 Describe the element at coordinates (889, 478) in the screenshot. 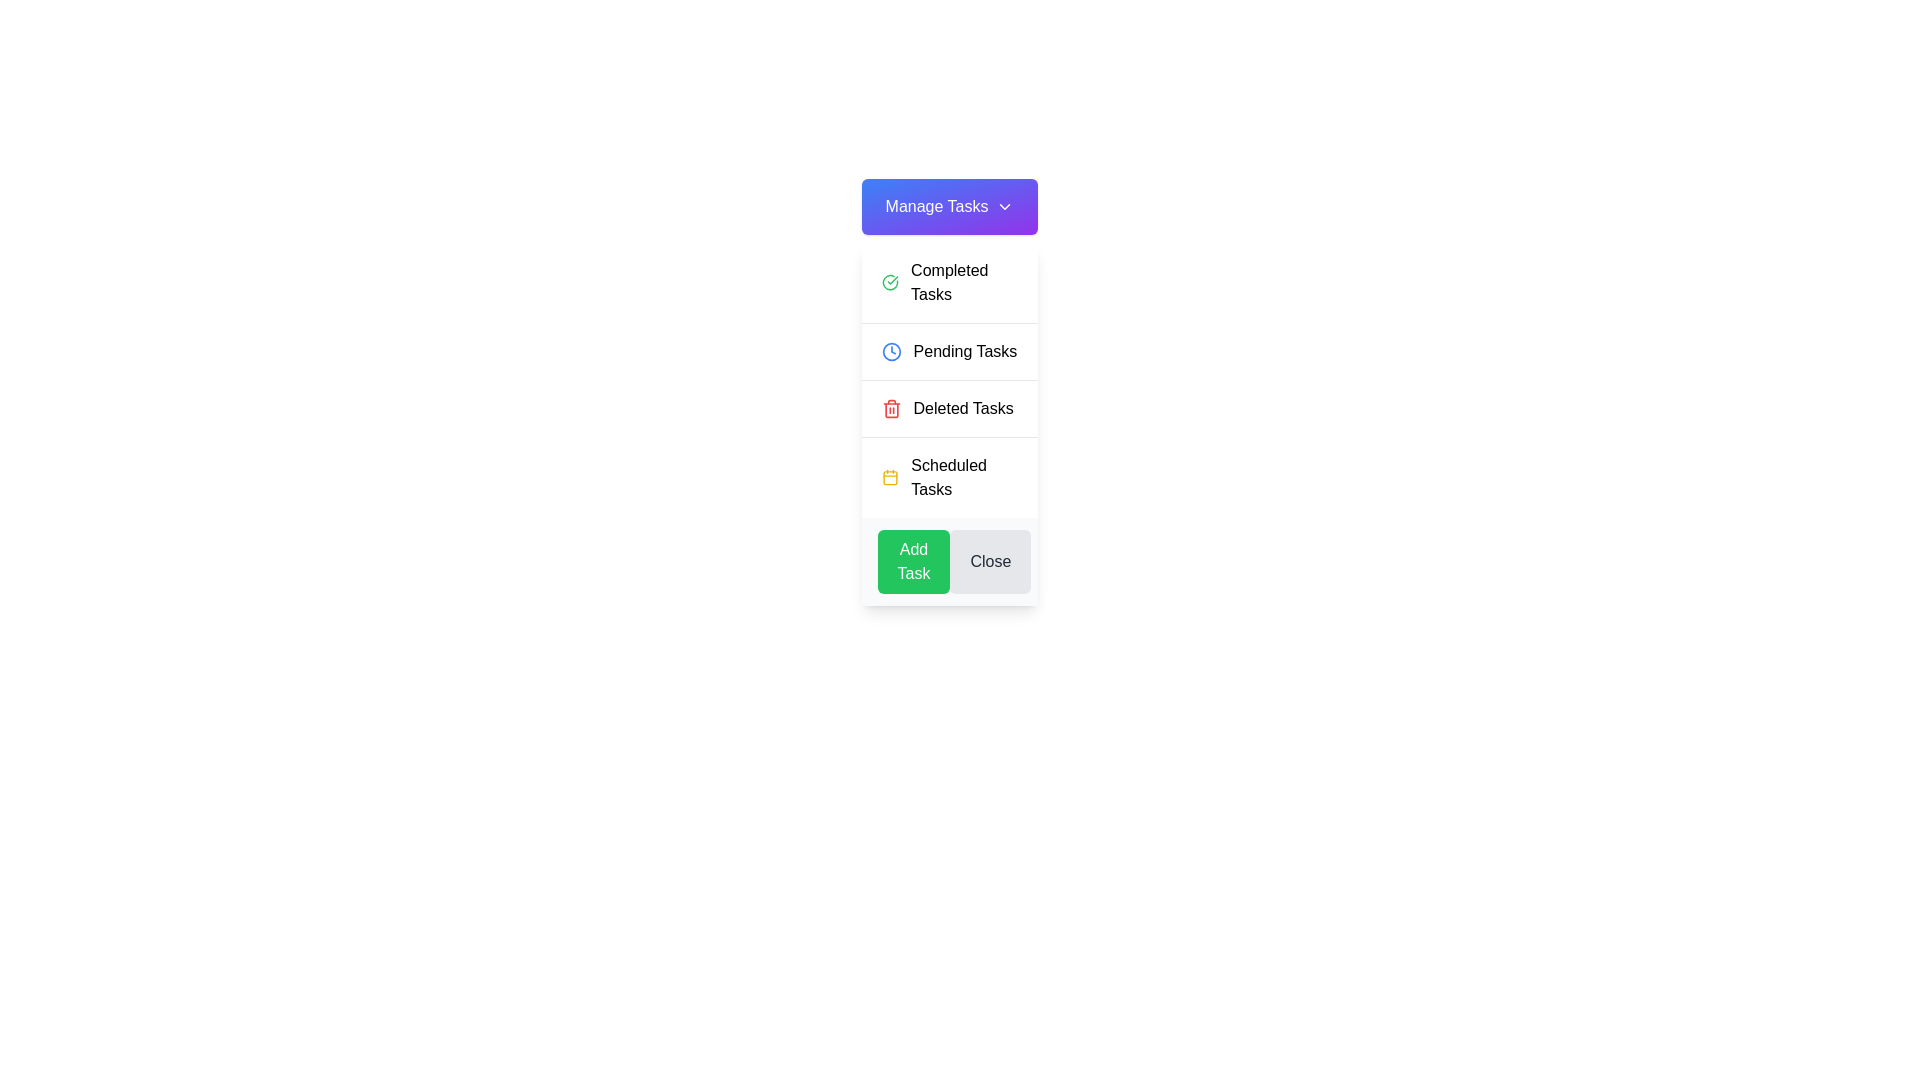

I see `the decorative background graphic of the calendar icon, which is a rounded square shape with a yellow border and white fill, located in the 'Scheduled Tasks' dropdown menu` at that location.